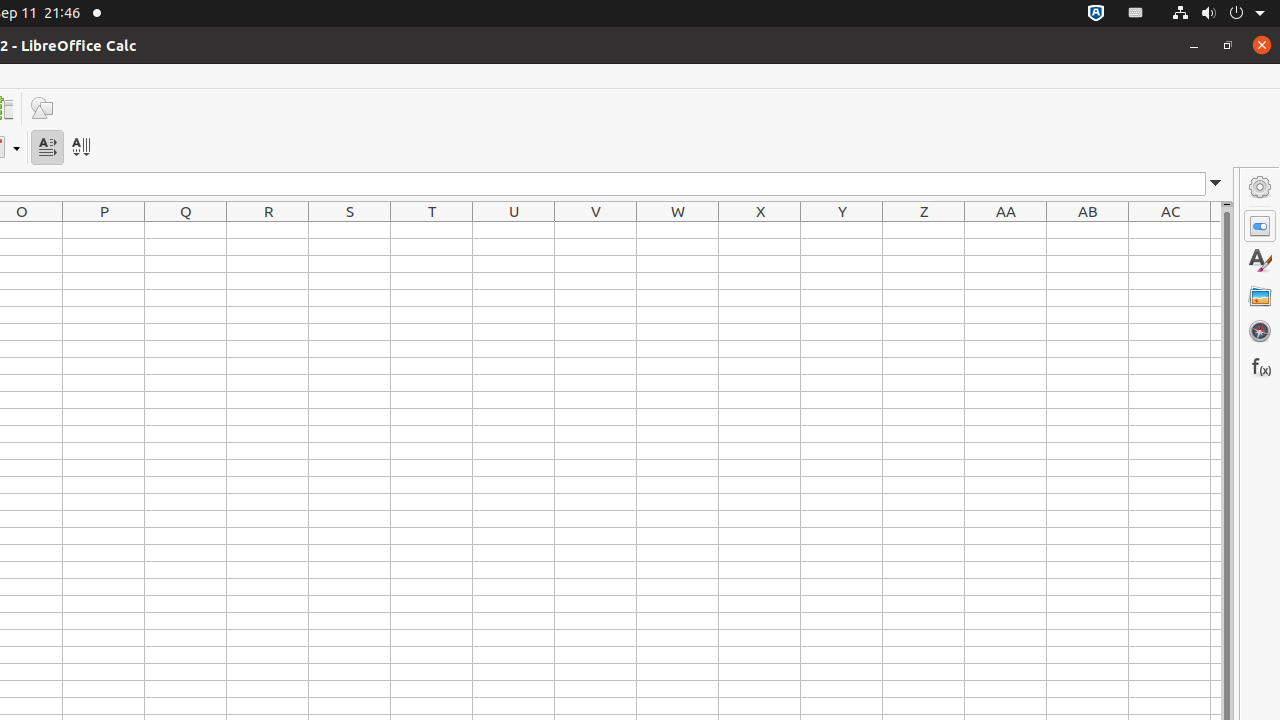 The width and height of the screenshot is (1280, 720). I want to click on 'R1', so click(267, 229).